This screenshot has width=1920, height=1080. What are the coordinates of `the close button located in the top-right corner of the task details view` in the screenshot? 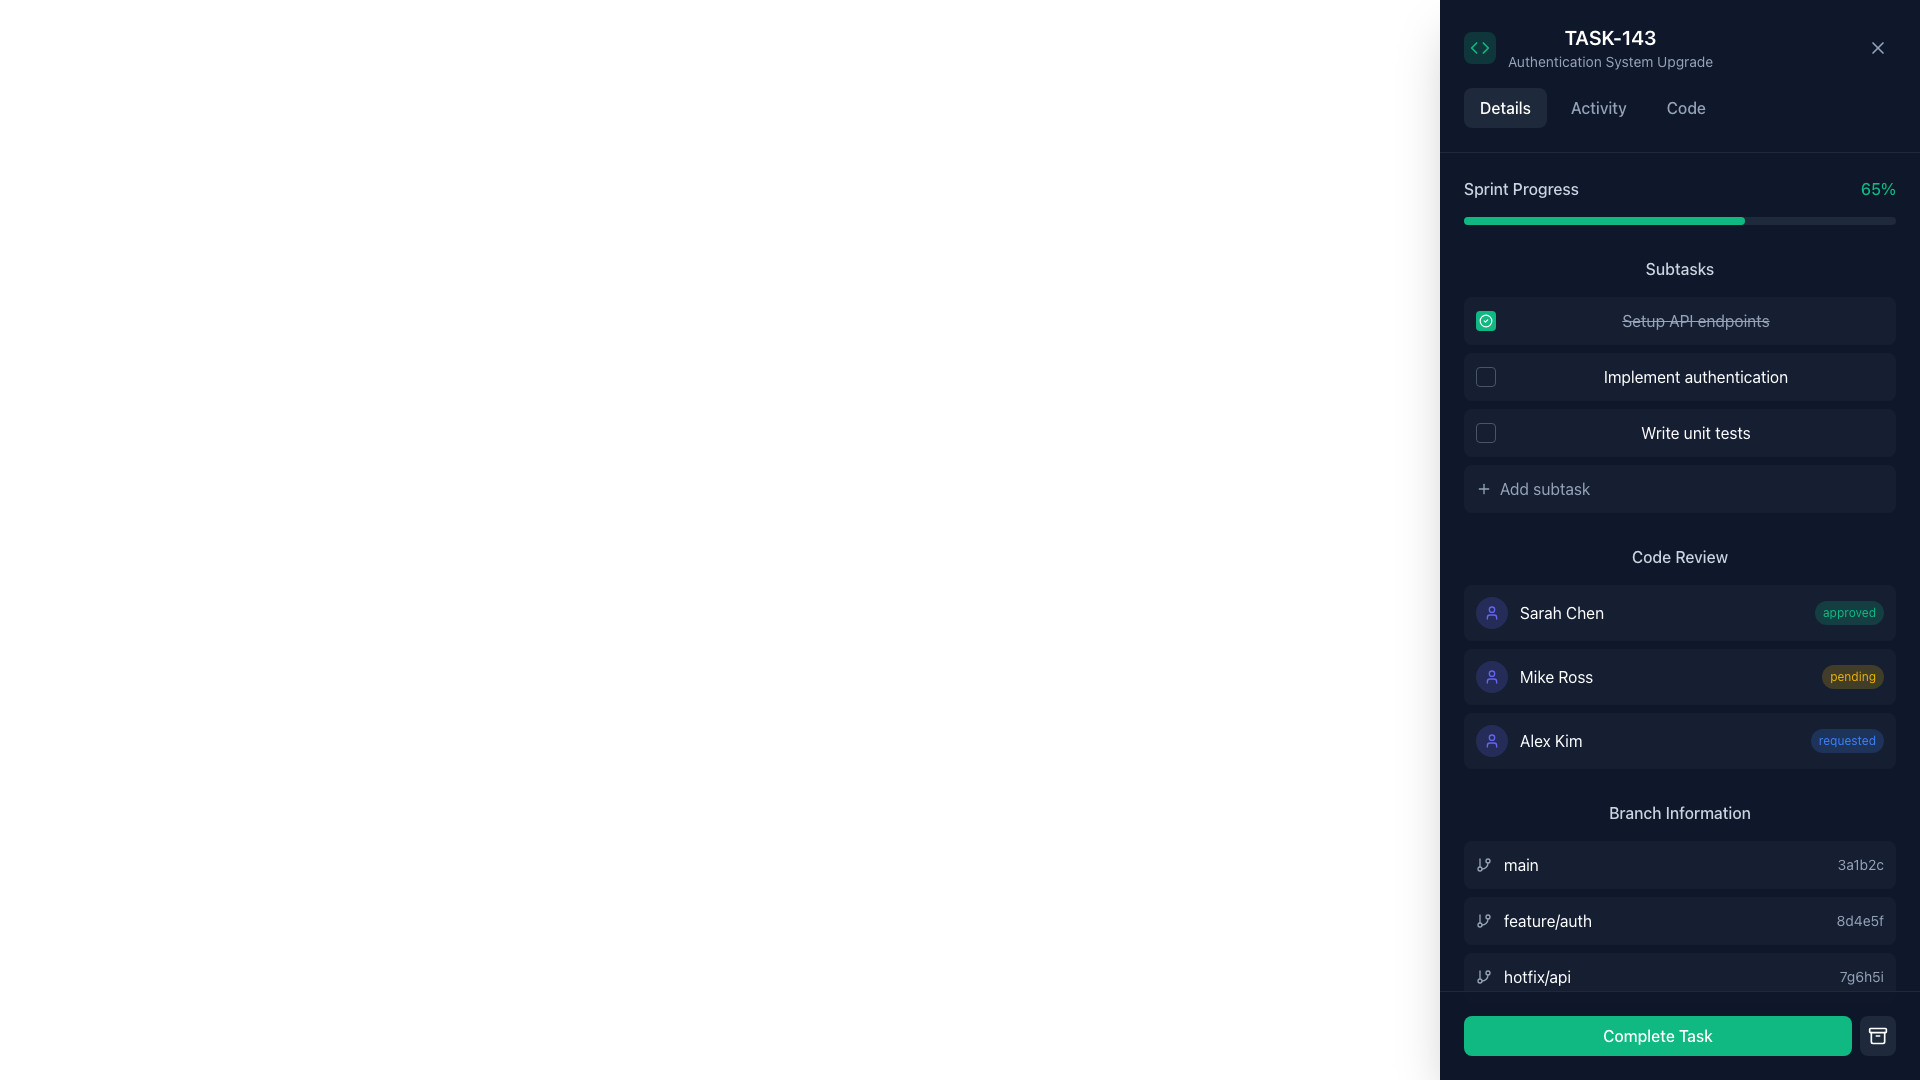 It's located at (1876, 46).